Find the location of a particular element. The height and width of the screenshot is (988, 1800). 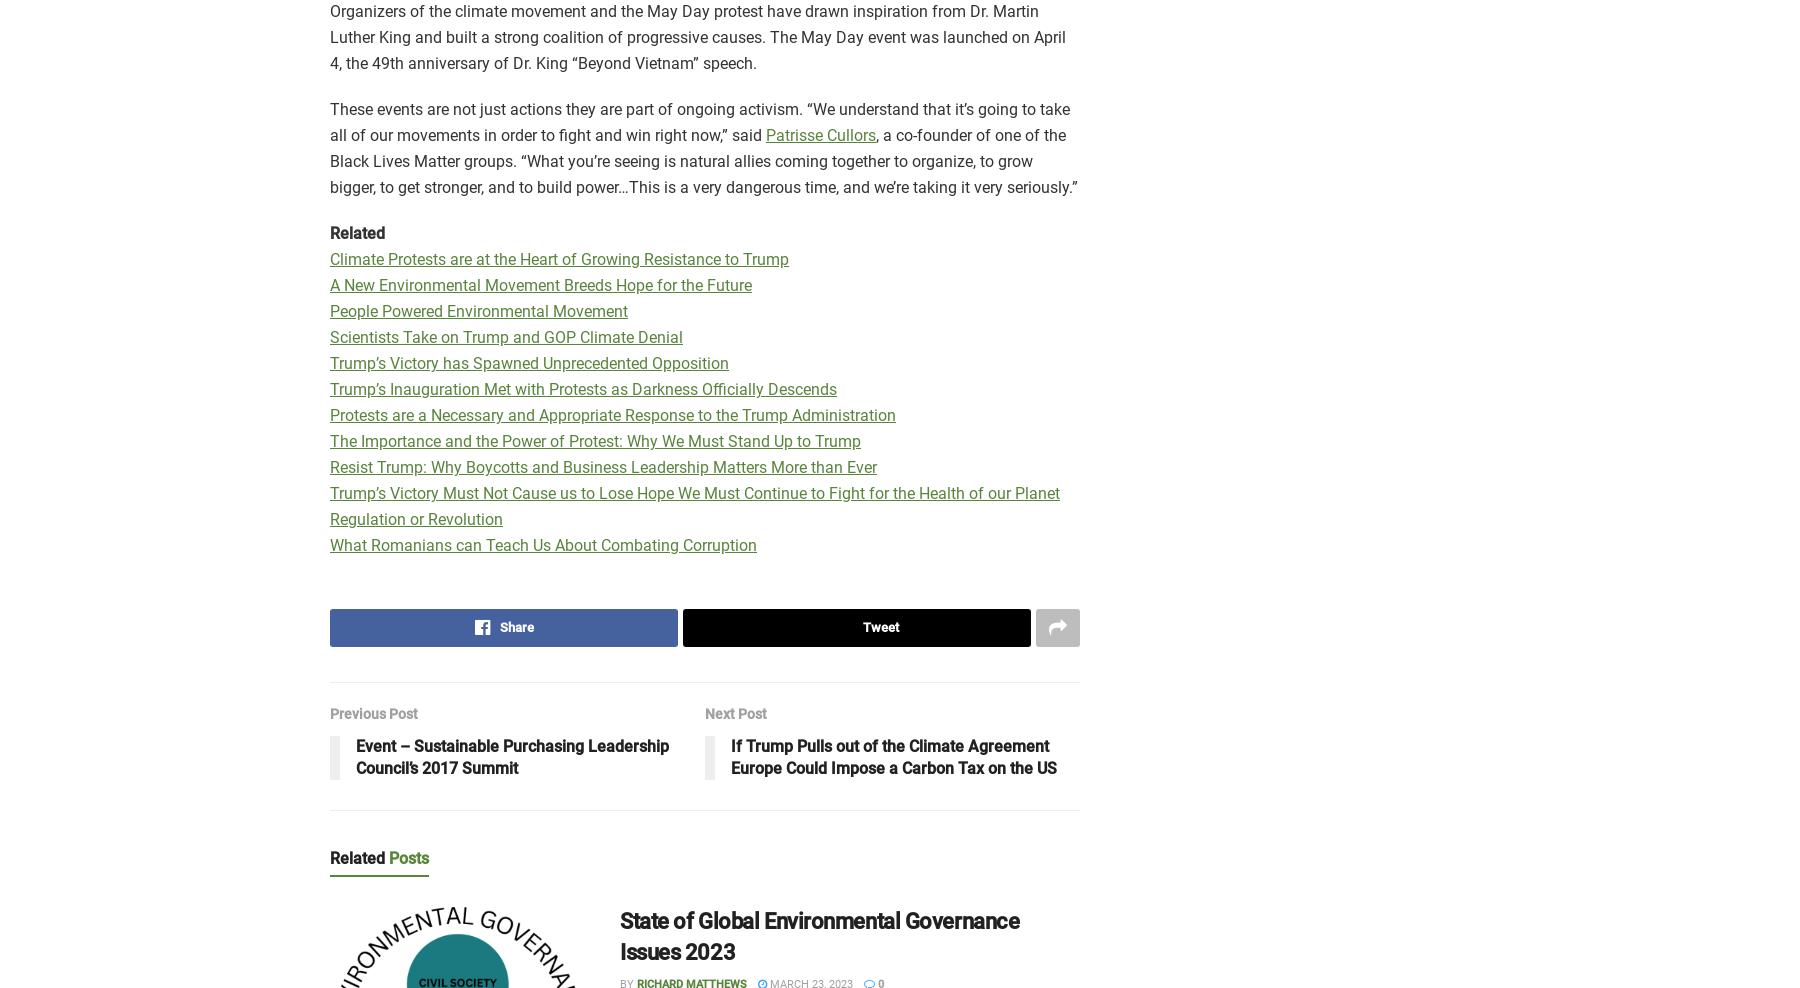

'What Romanians can Teach Us About Combating Corruption' is located at coordinates (542, 544).